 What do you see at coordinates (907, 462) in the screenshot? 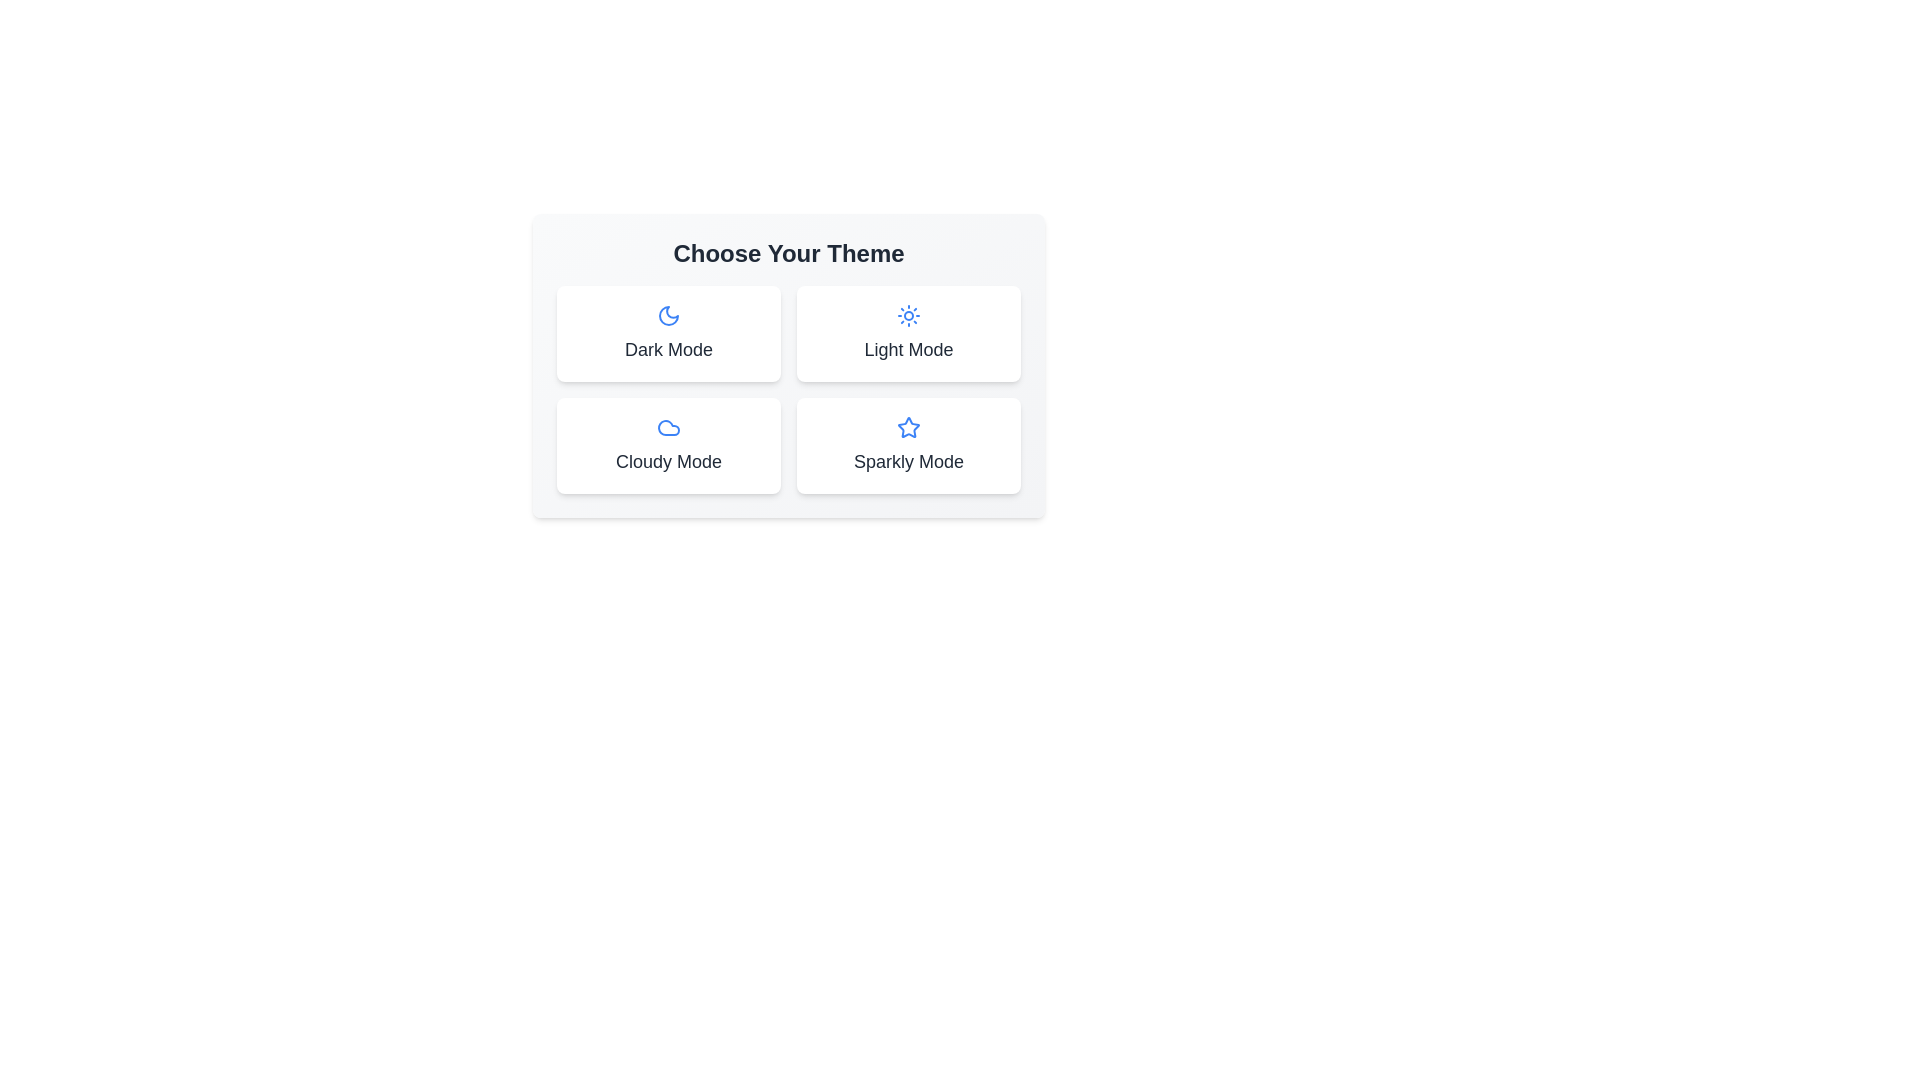
I see `the text label reading 'Sparkly Mode' located in the bottom-right panel under the 'Choose Your Theme' section, which is enclosed within a rounded rectangular card` at bounding box center [907, 462].